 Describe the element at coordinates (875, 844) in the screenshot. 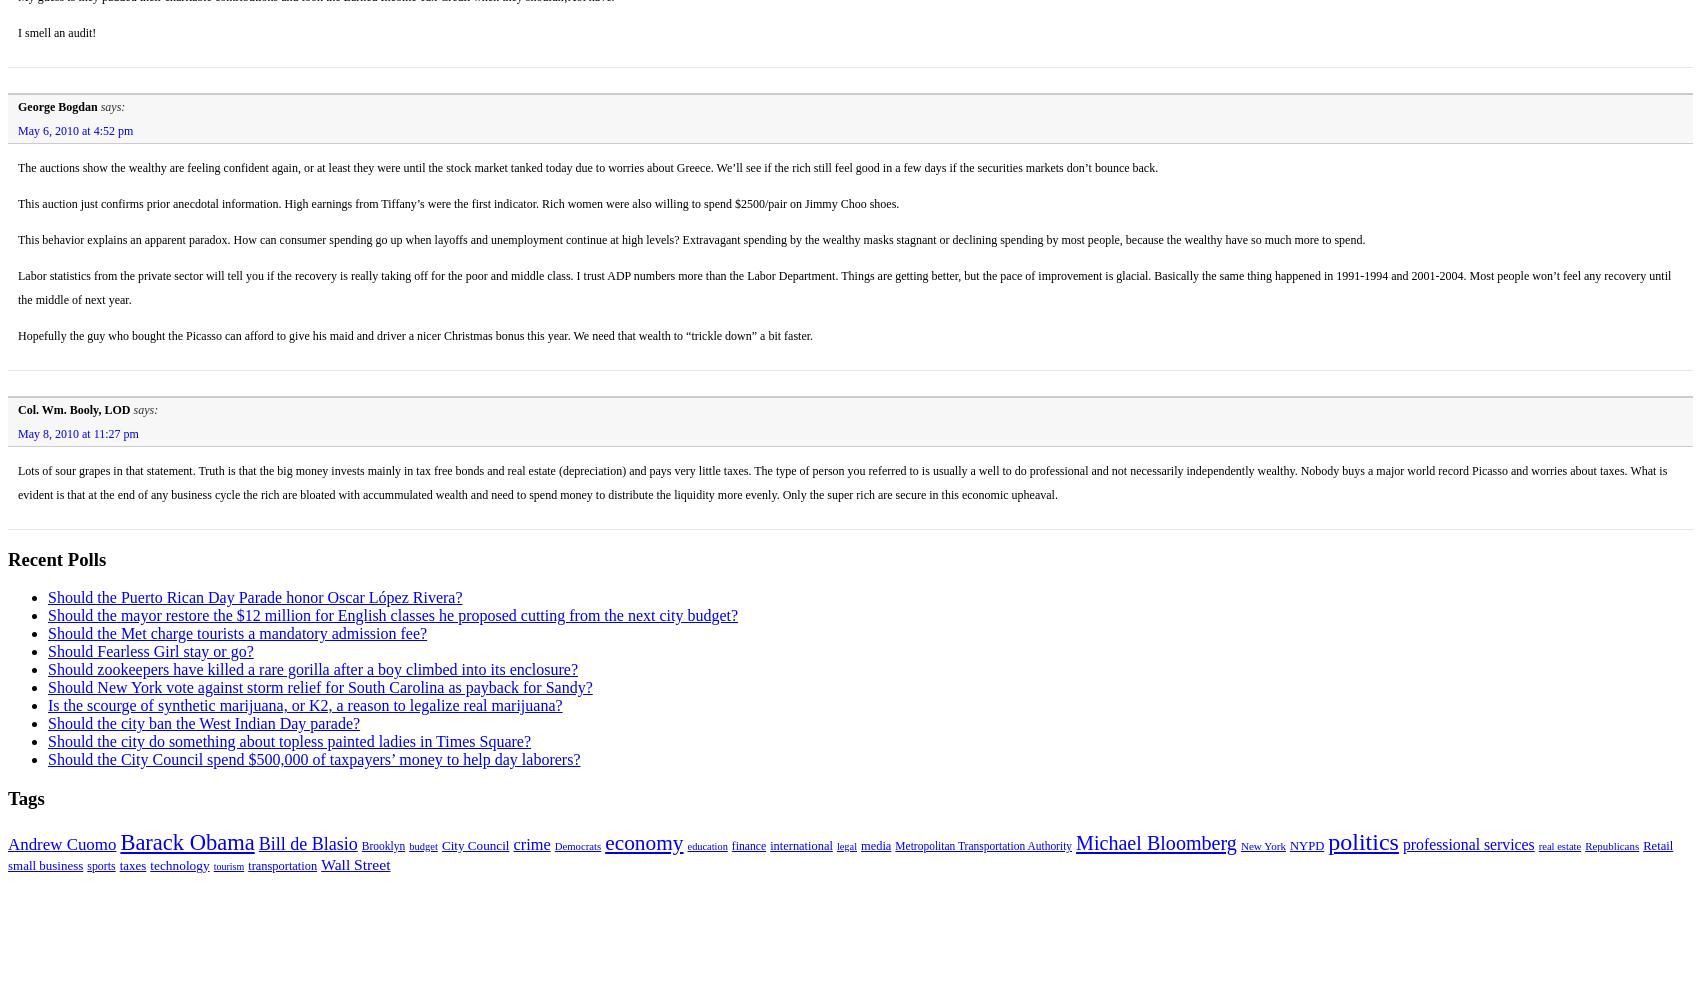

I see `'media'` at that location.